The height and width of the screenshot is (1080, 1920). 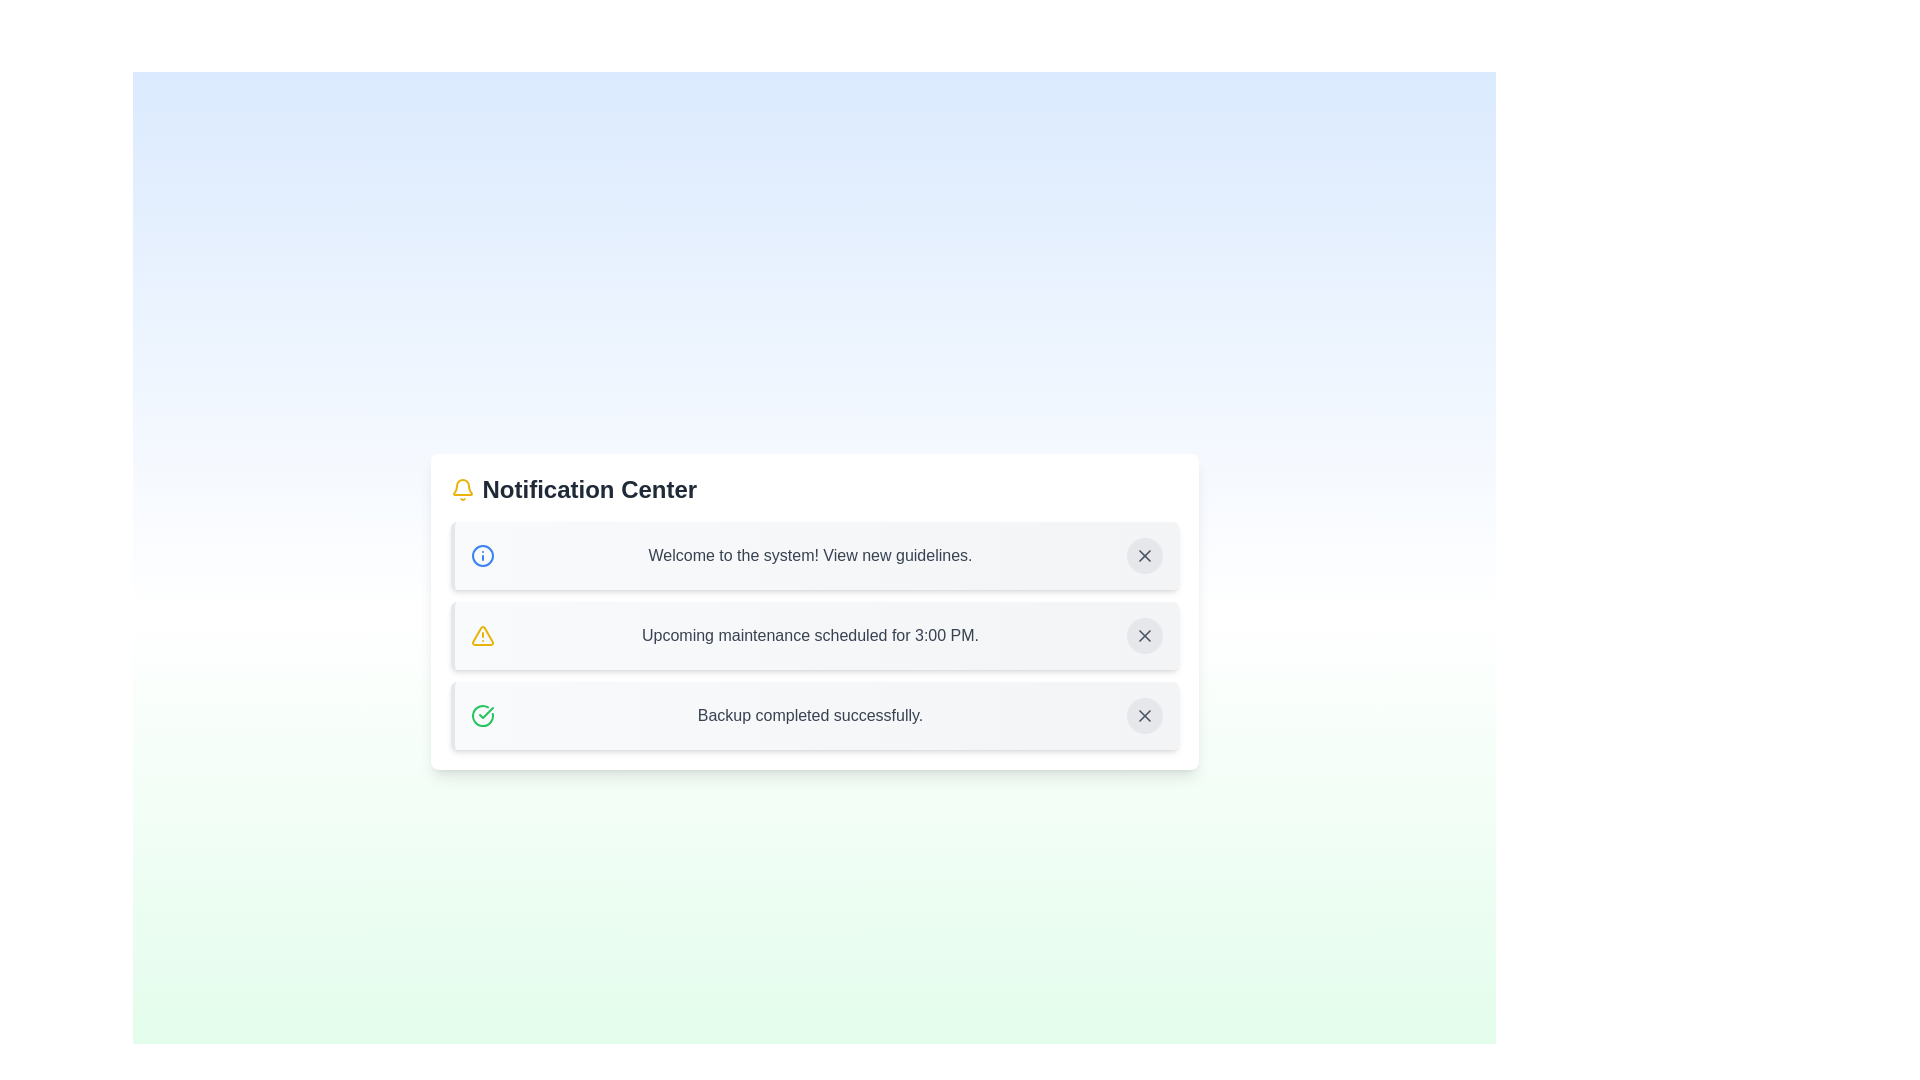 I want to click on the success Icon located in the last notification item within the 'Notification Center' interface, situated above its descriptive text, so click(x=485, y=712).